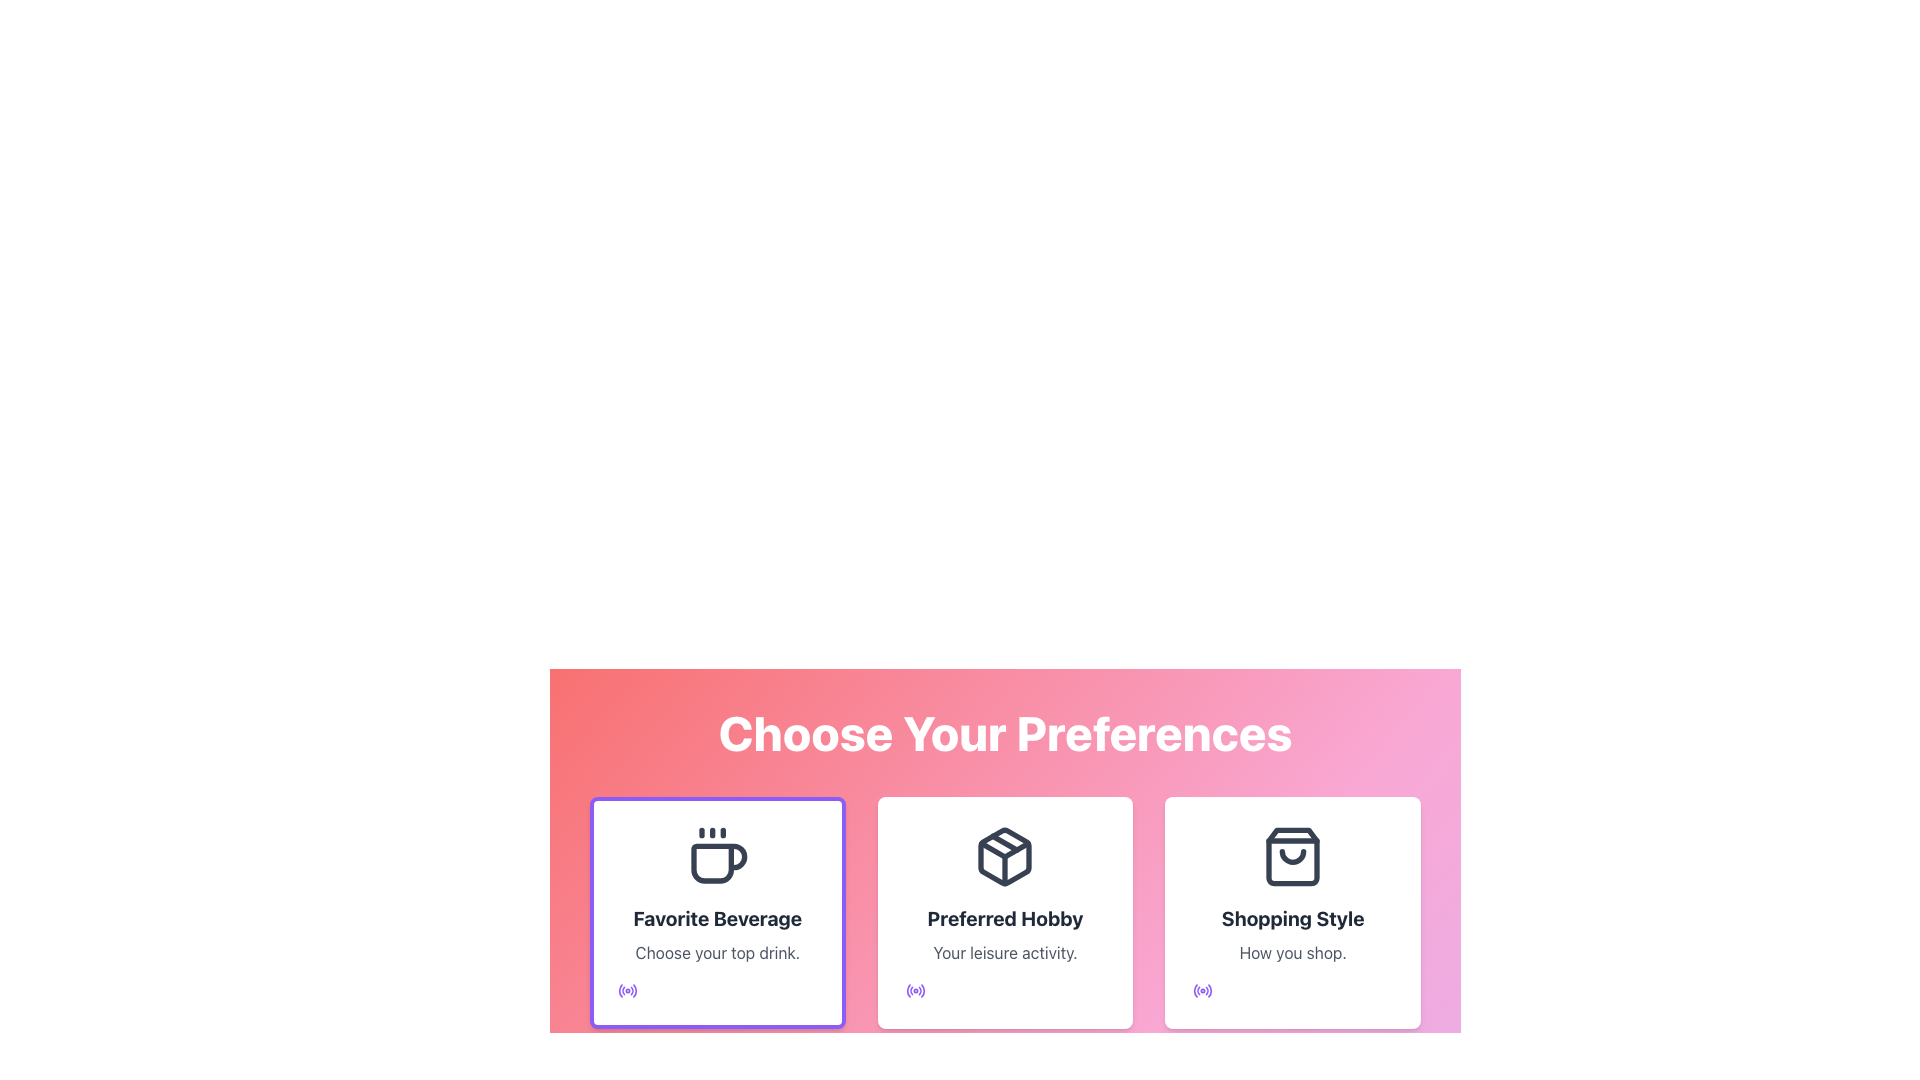  I want to click on the bold, extra-large text label reading 'Shopping Style' located in the third card of the horizontally arranged preference selections, so click(1293, 918).